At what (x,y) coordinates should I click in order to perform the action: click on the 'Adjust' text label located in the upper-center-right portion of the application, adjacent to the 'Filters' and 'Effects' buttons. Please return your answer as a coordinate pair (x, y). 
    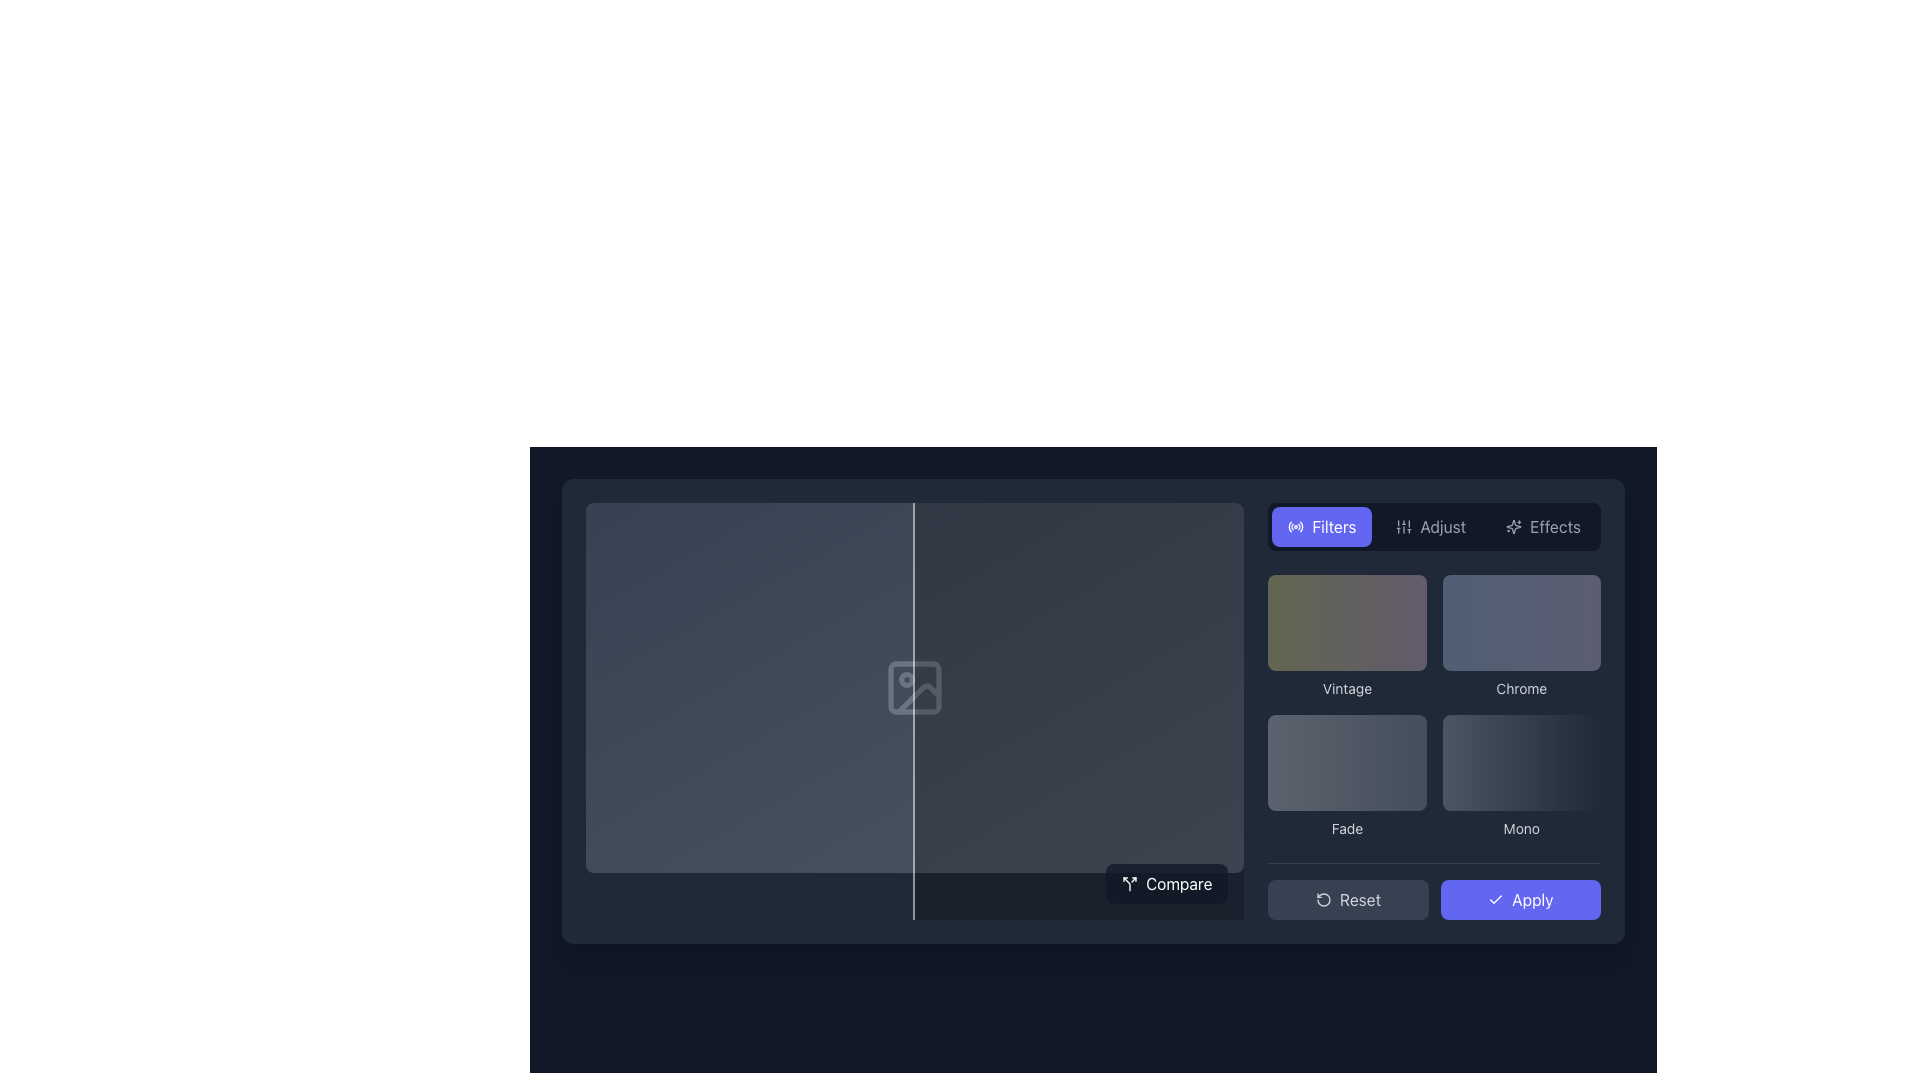
    Looking at the image, I should click on (1443, 526).